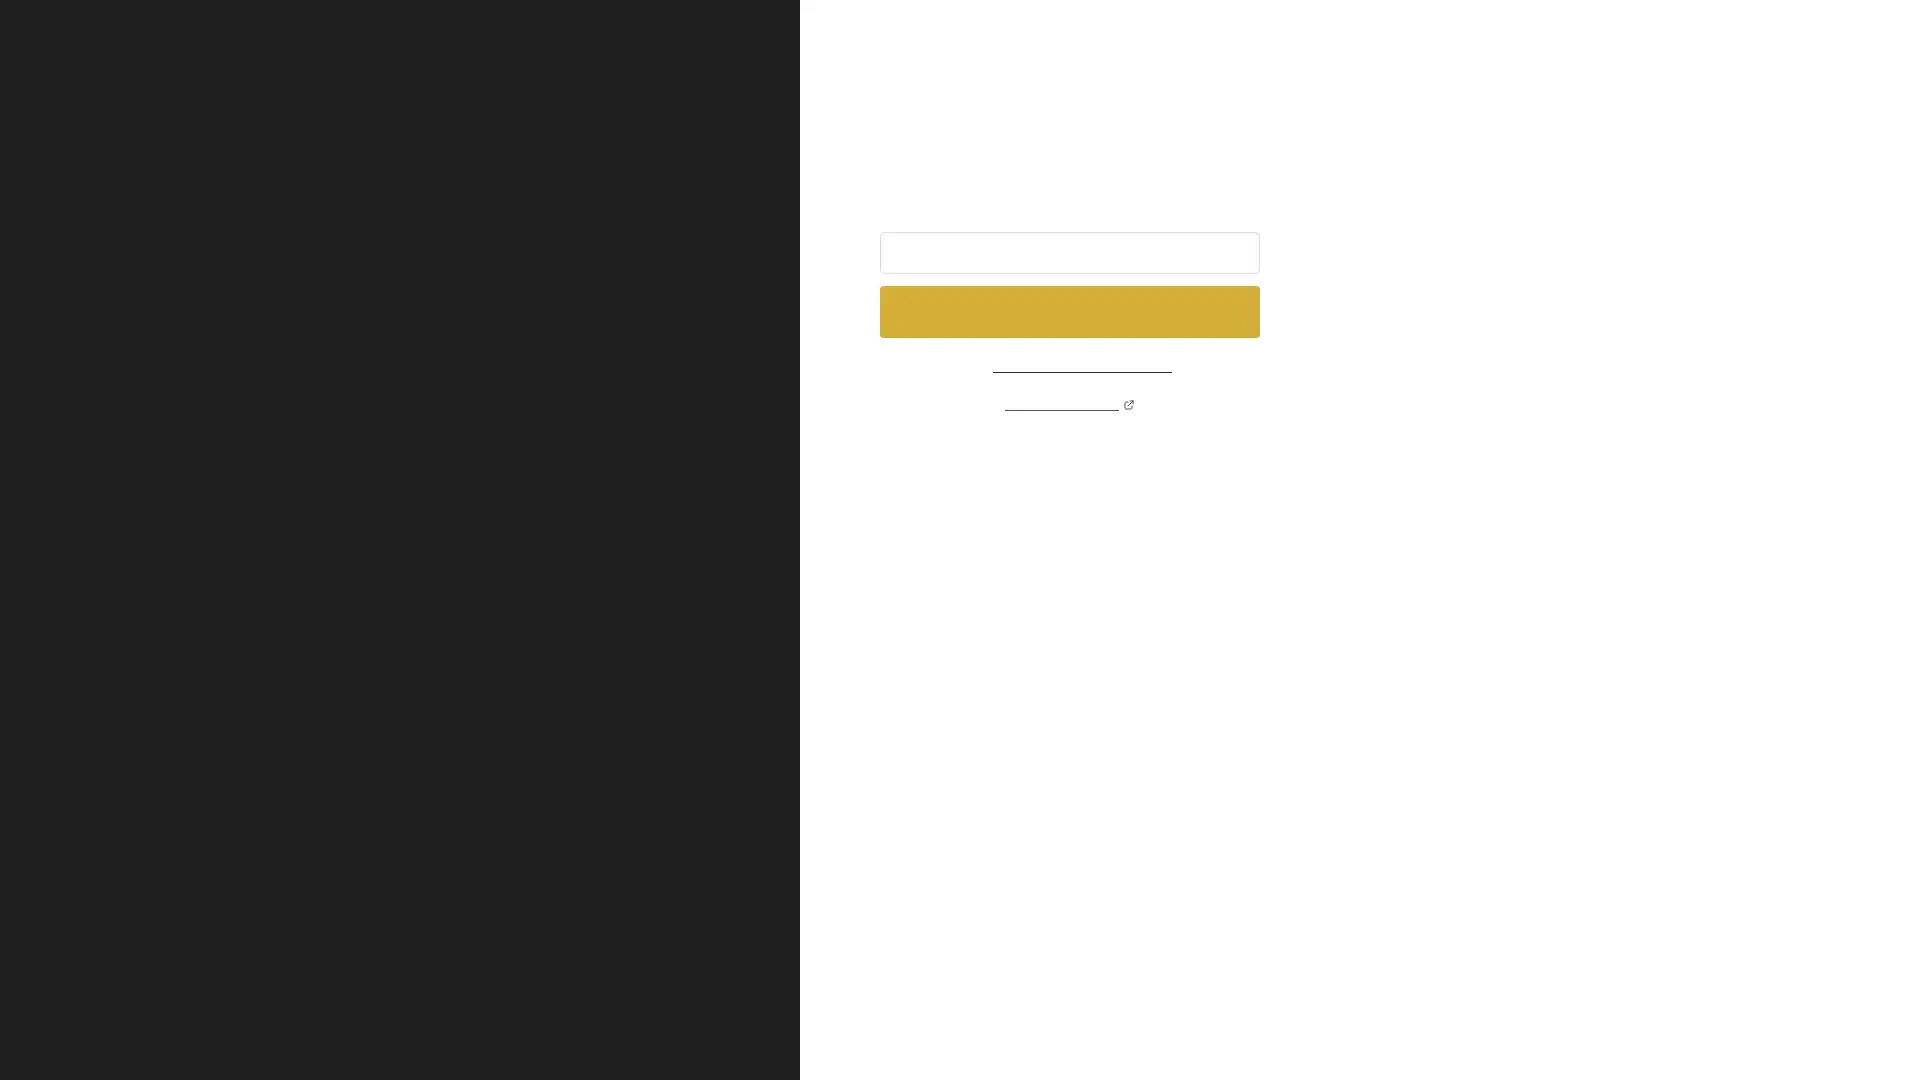 Image resolution: width=1920 pixels, height=1080 pixels. Describe the element at coordinates (1079, 366) in the screenshot. I see `sign in using password` at that location.